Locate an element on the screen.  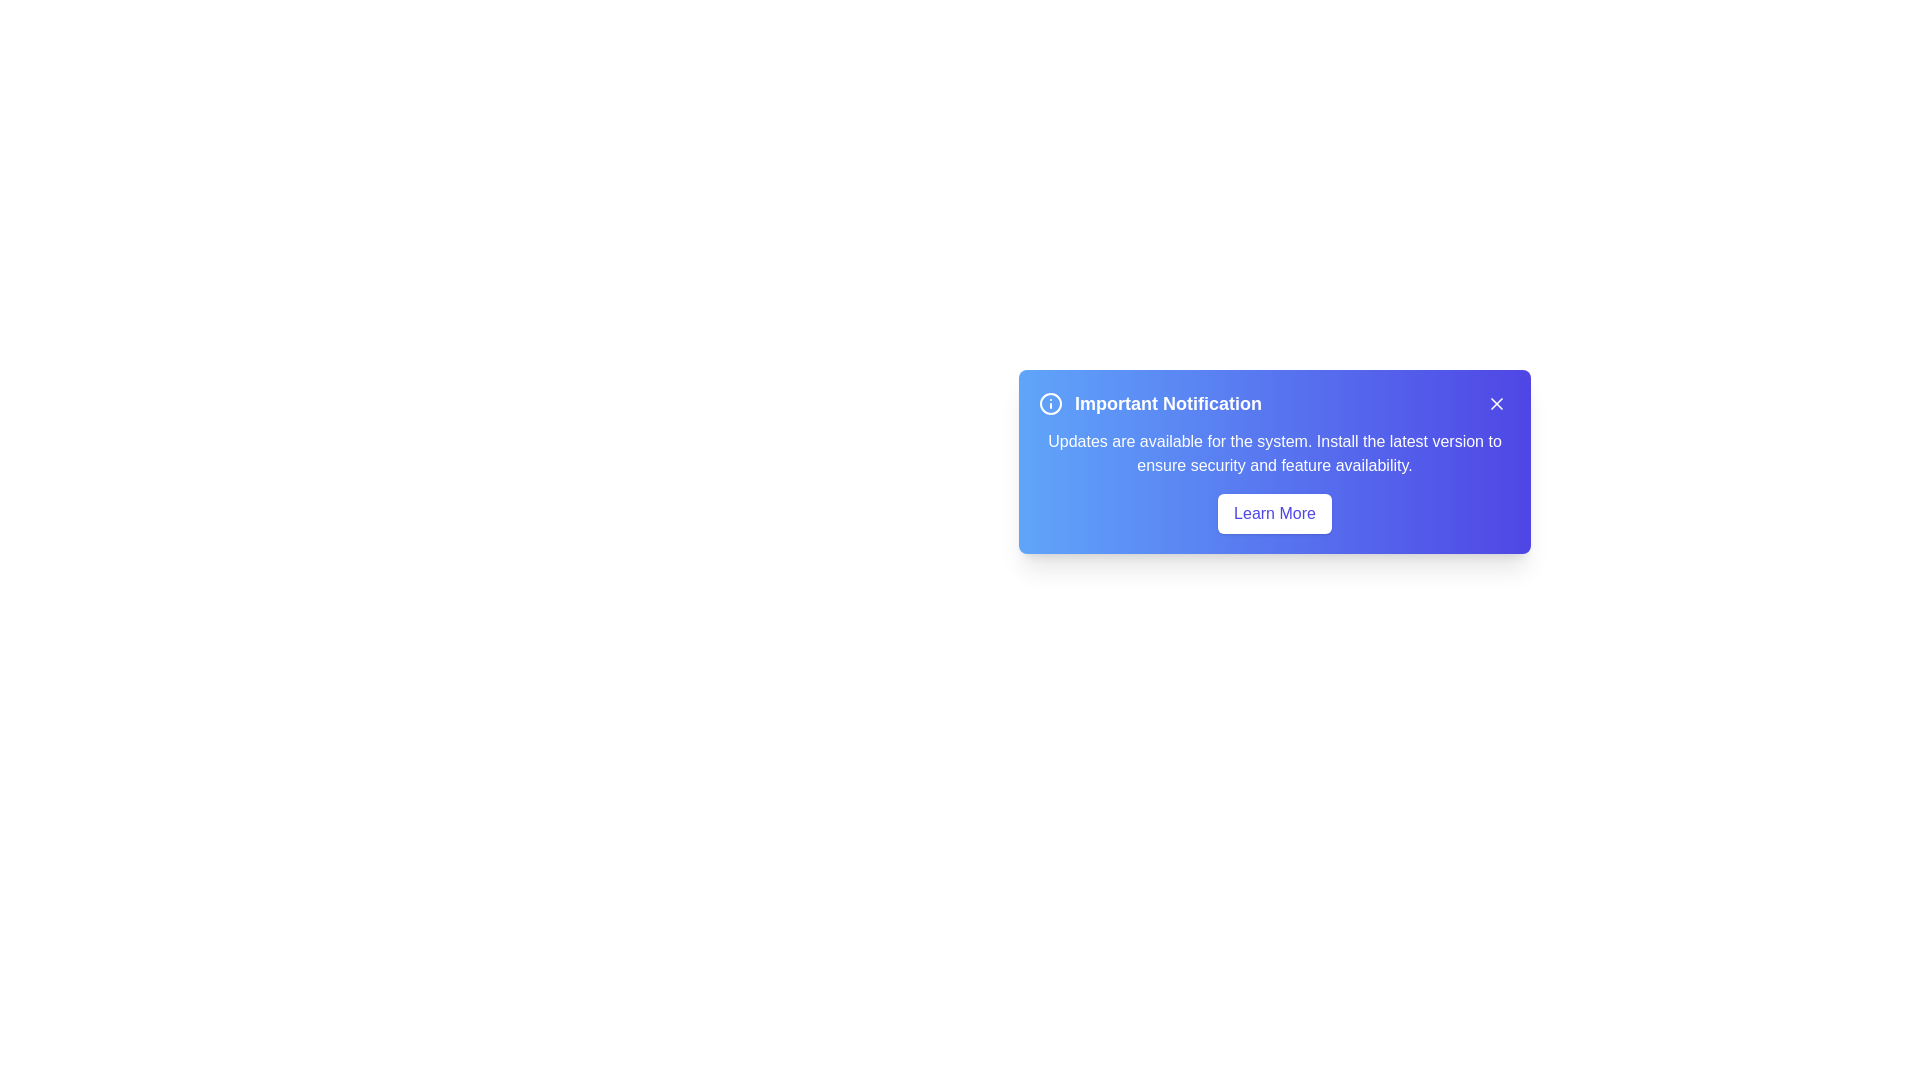
the specified interactive element: learn_more_button is located at coordinates (1274, 512).